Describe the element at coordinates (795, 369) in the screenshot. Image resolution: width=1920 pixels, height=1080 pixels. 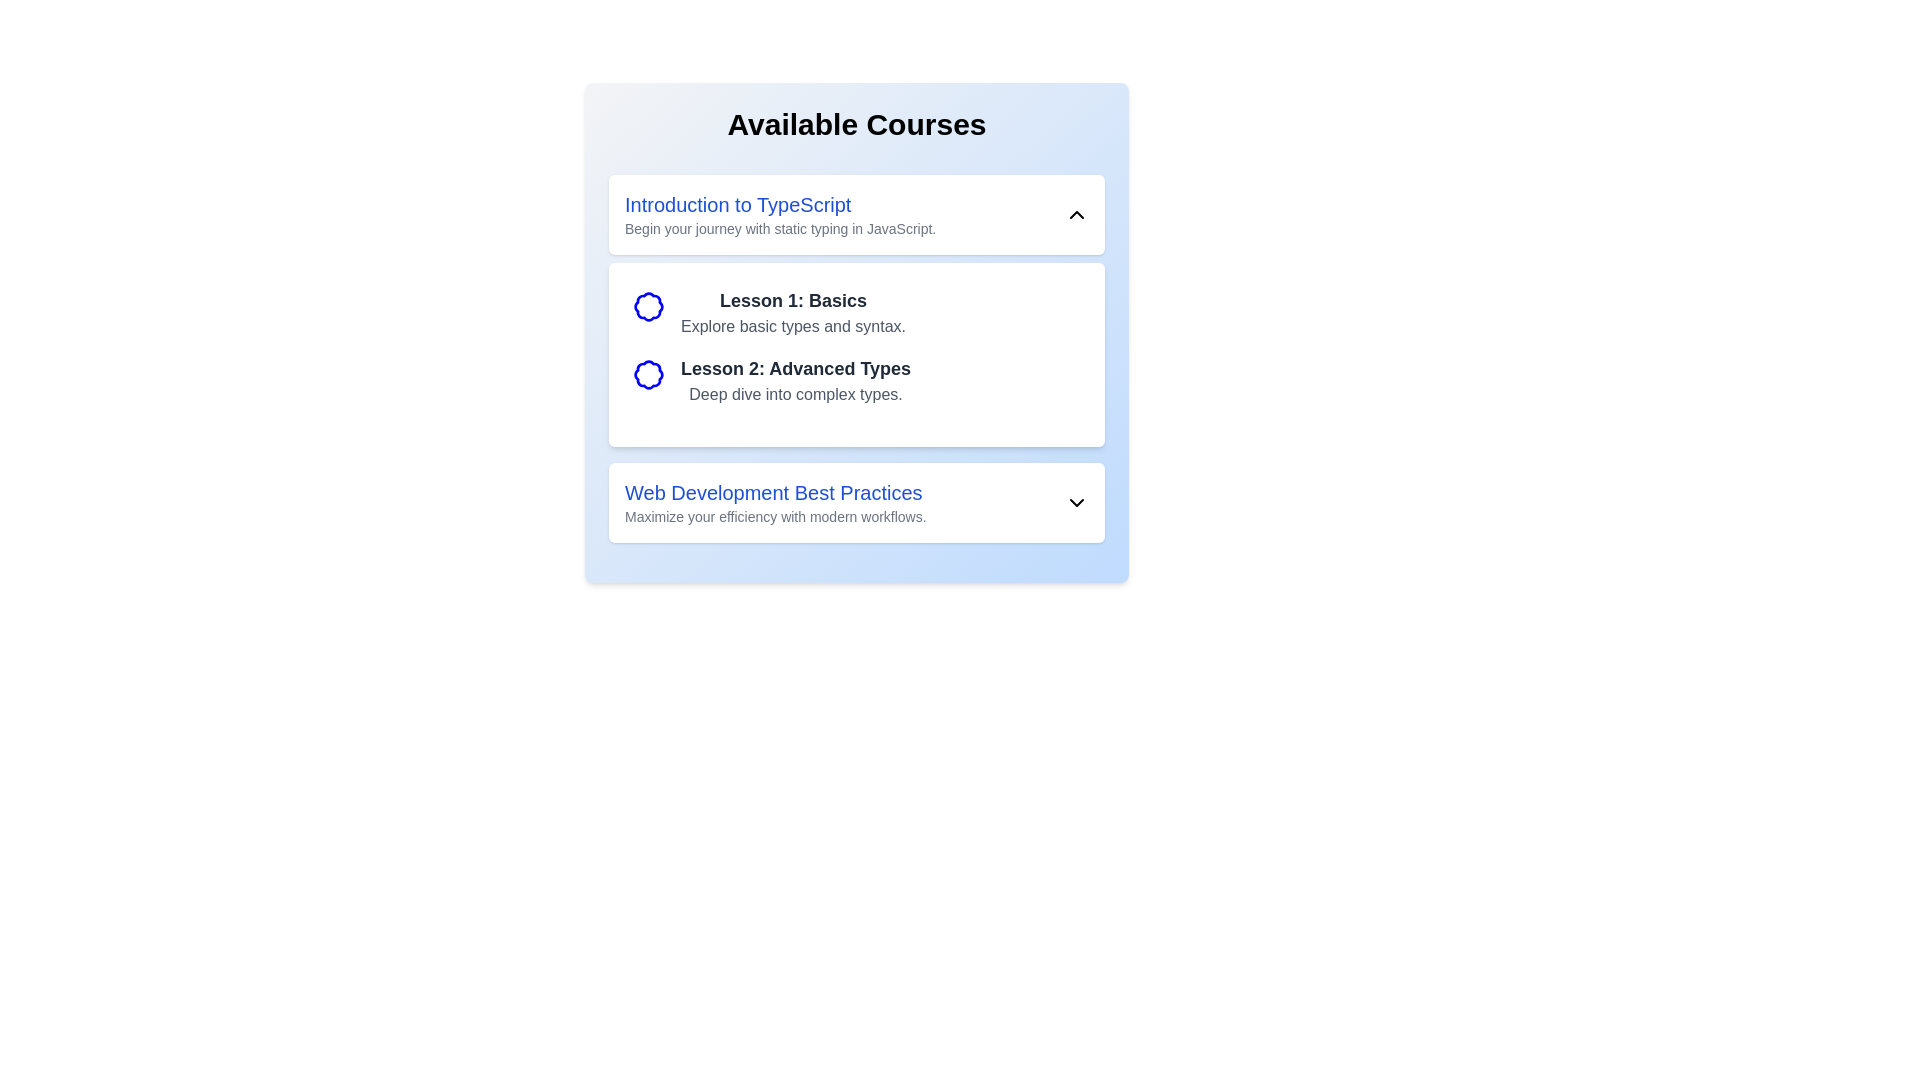
I see `the Text Label that conveys the title of 'Lesson 2: Advanced Types', located under the 'Available Courses' header and above the description 'Deep dive into complex types'` at that location.